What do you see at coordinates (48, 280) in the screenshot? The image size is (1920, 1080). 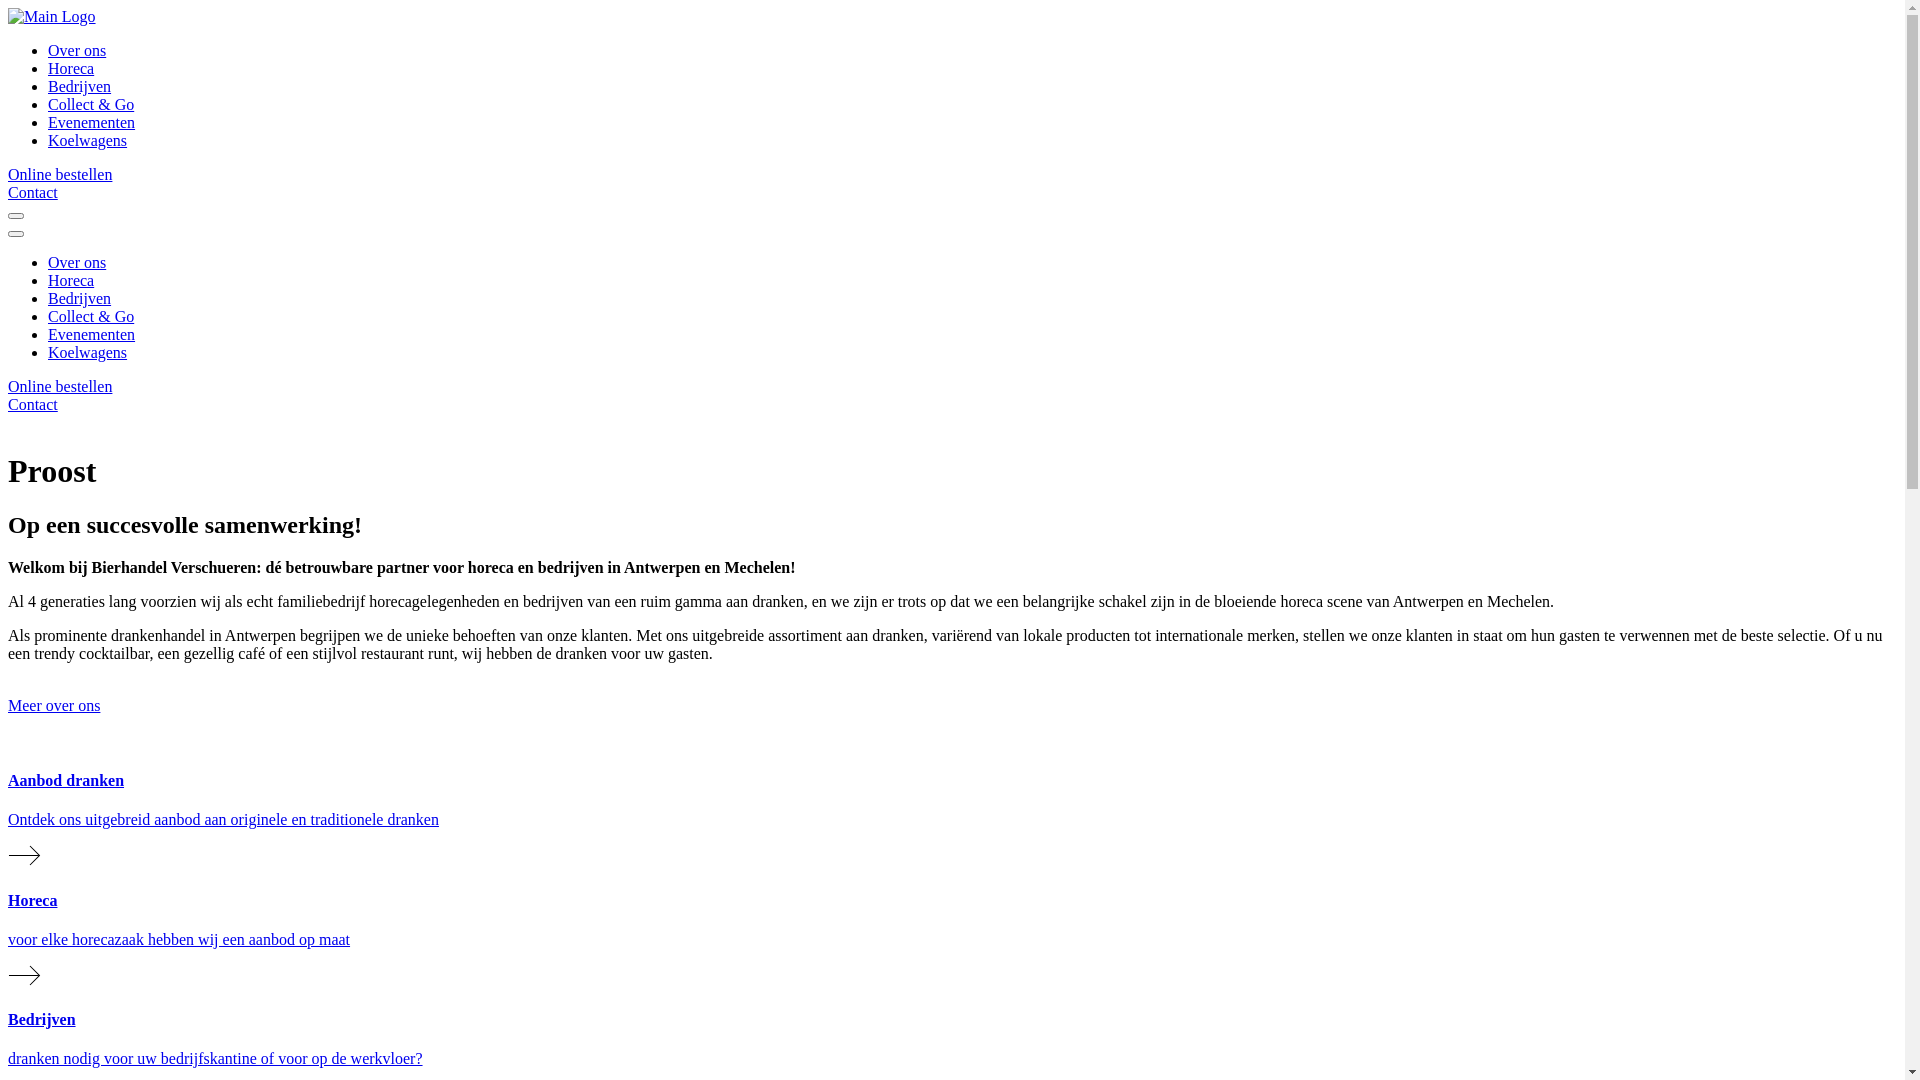 I see `'Horeca'` at bounding box center [48, 280].